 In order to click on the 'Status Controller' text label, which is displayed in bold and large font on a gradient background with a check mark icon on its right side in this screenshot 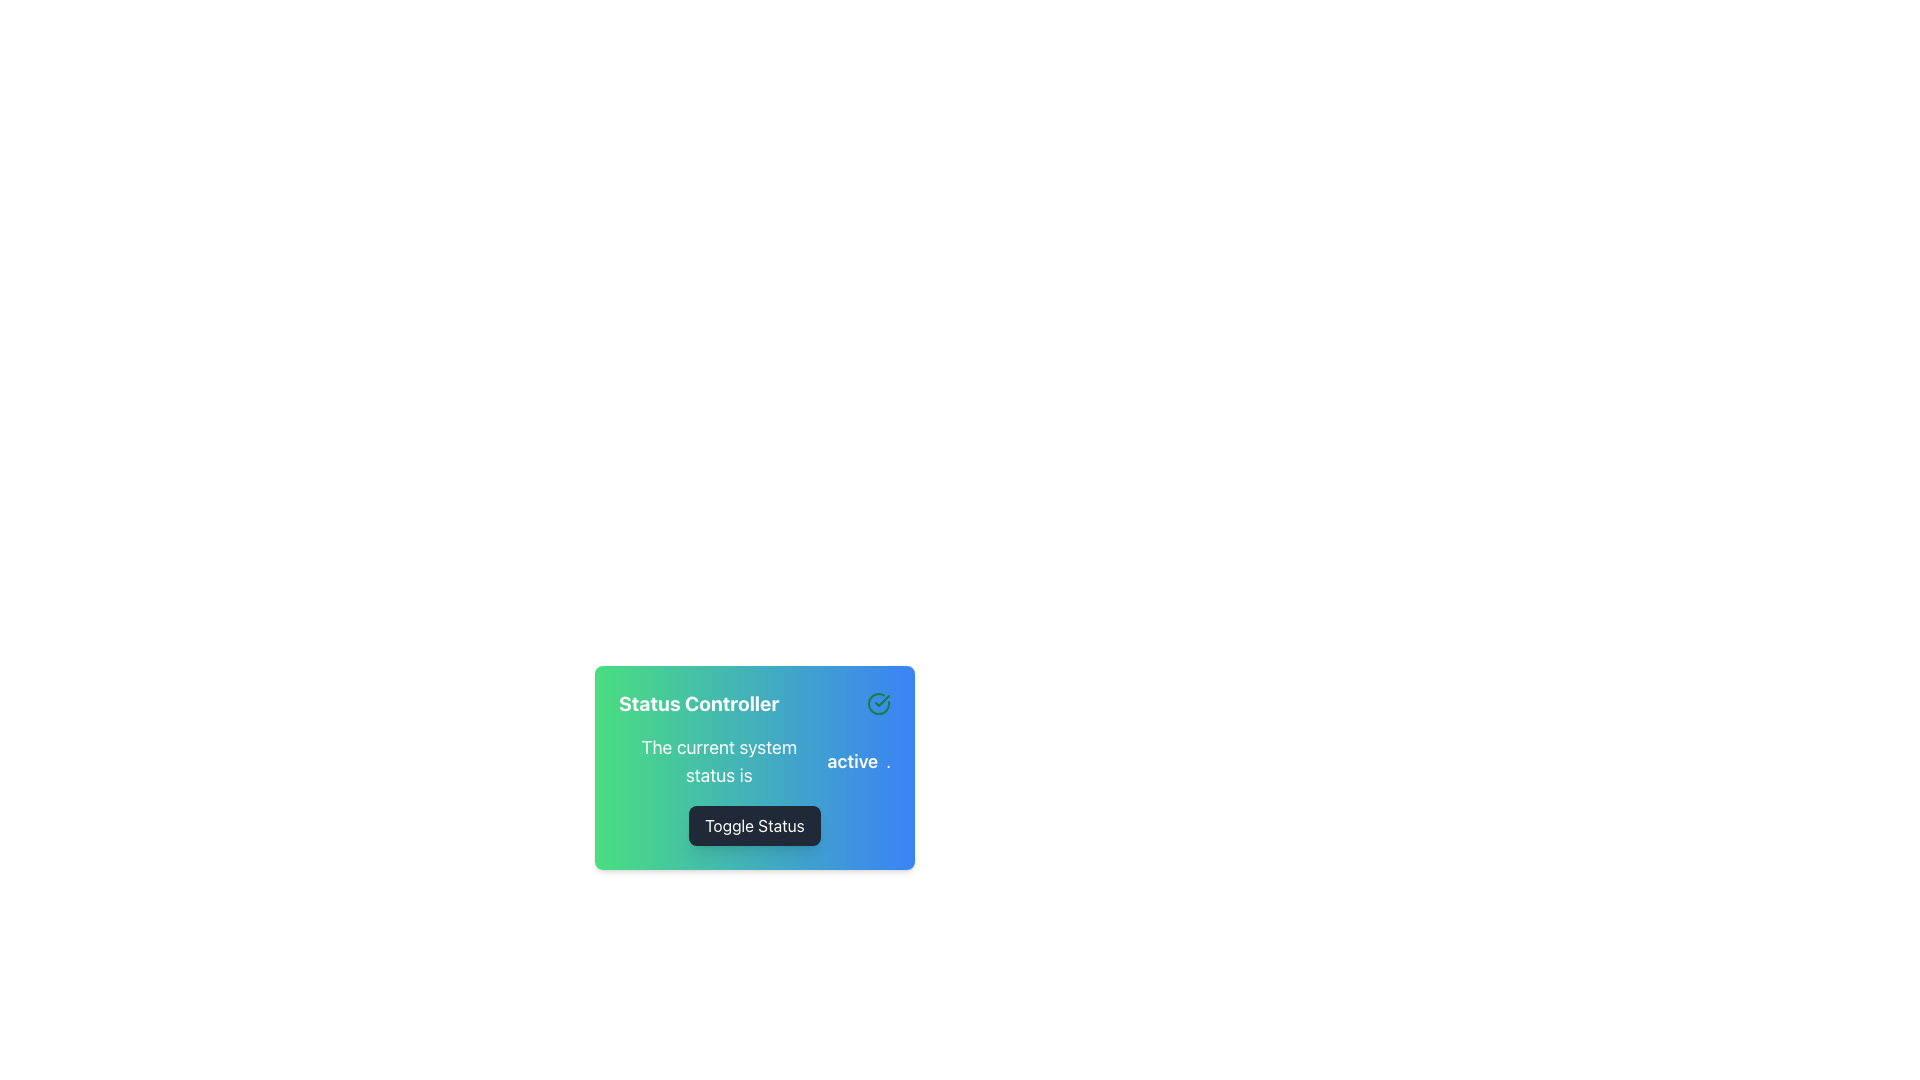, I will do `click(753, 703)`.